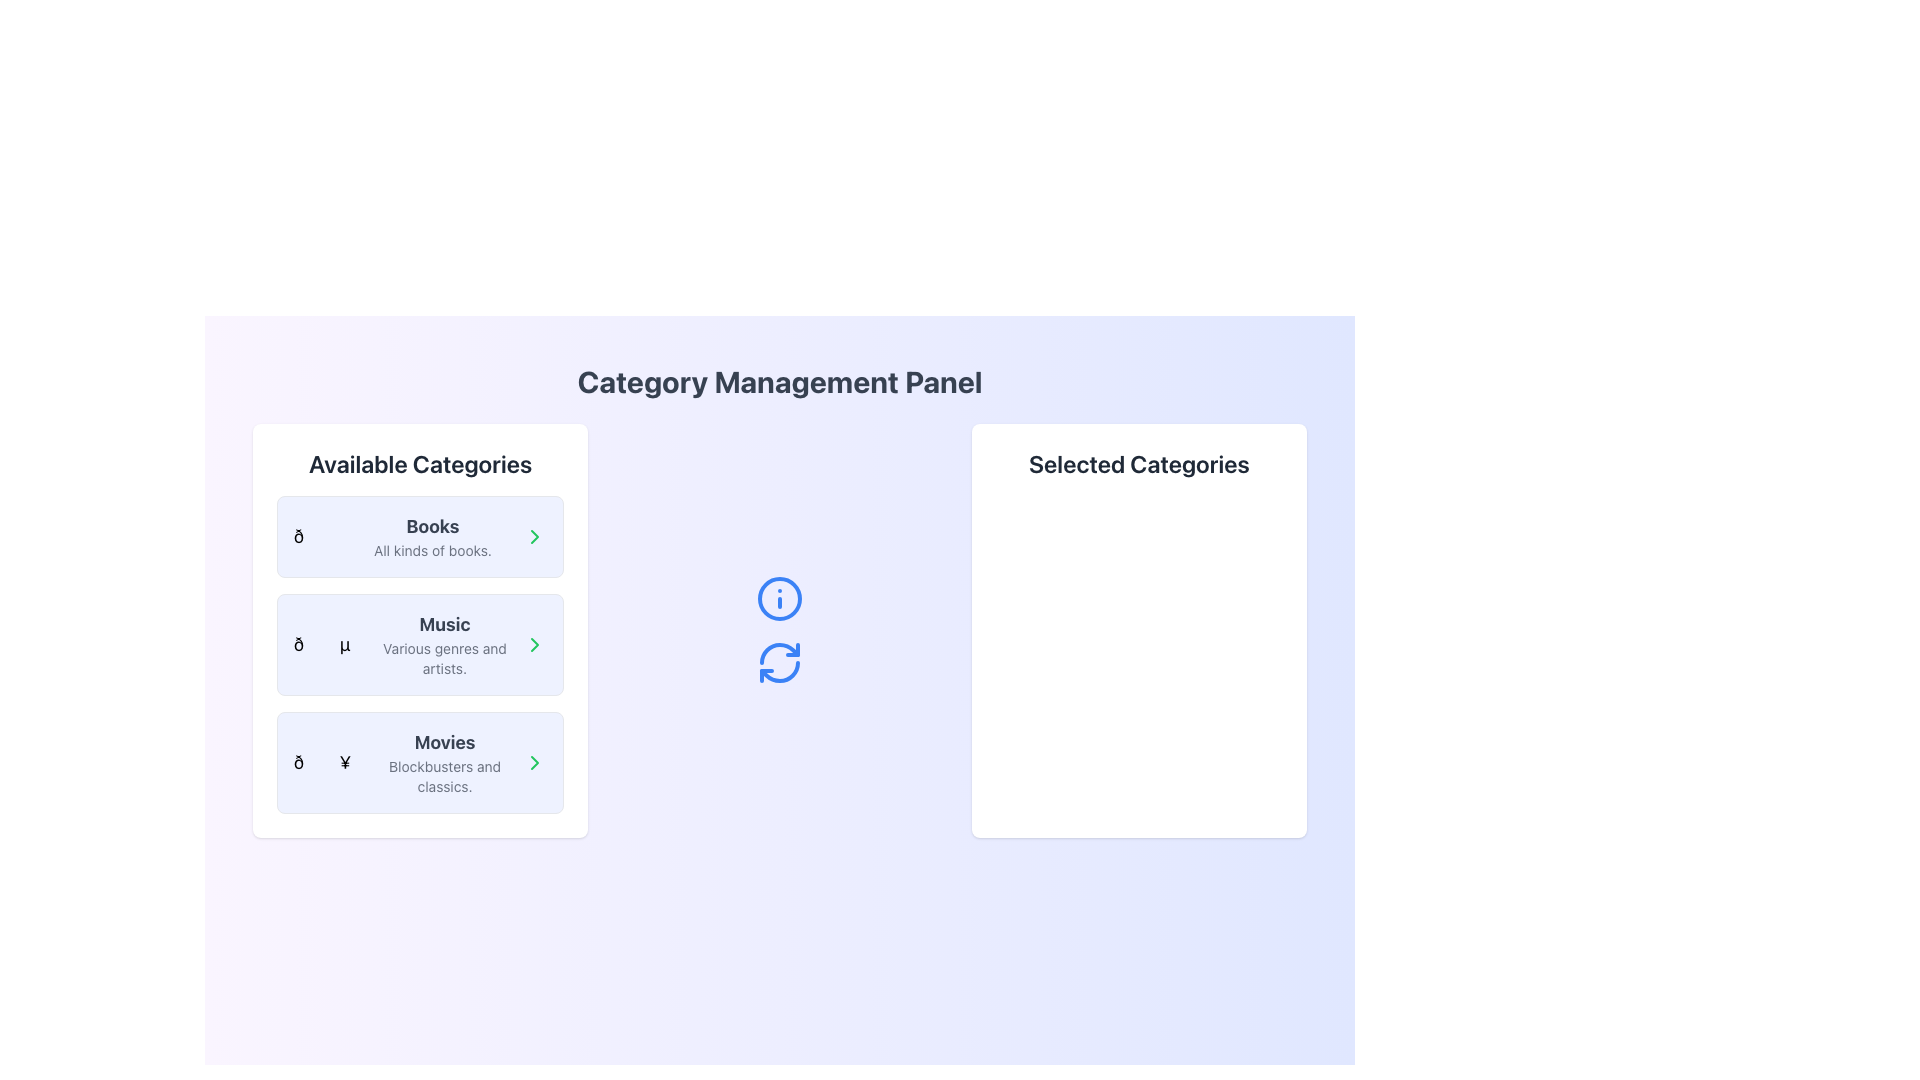 The image size is (1920, 1080). What do you see at coordinates (778, 597) in the screenshot?
I see `the small circular blue icon that is part of an informational symbol near the center of the interface` at bounding box center [778, 597].